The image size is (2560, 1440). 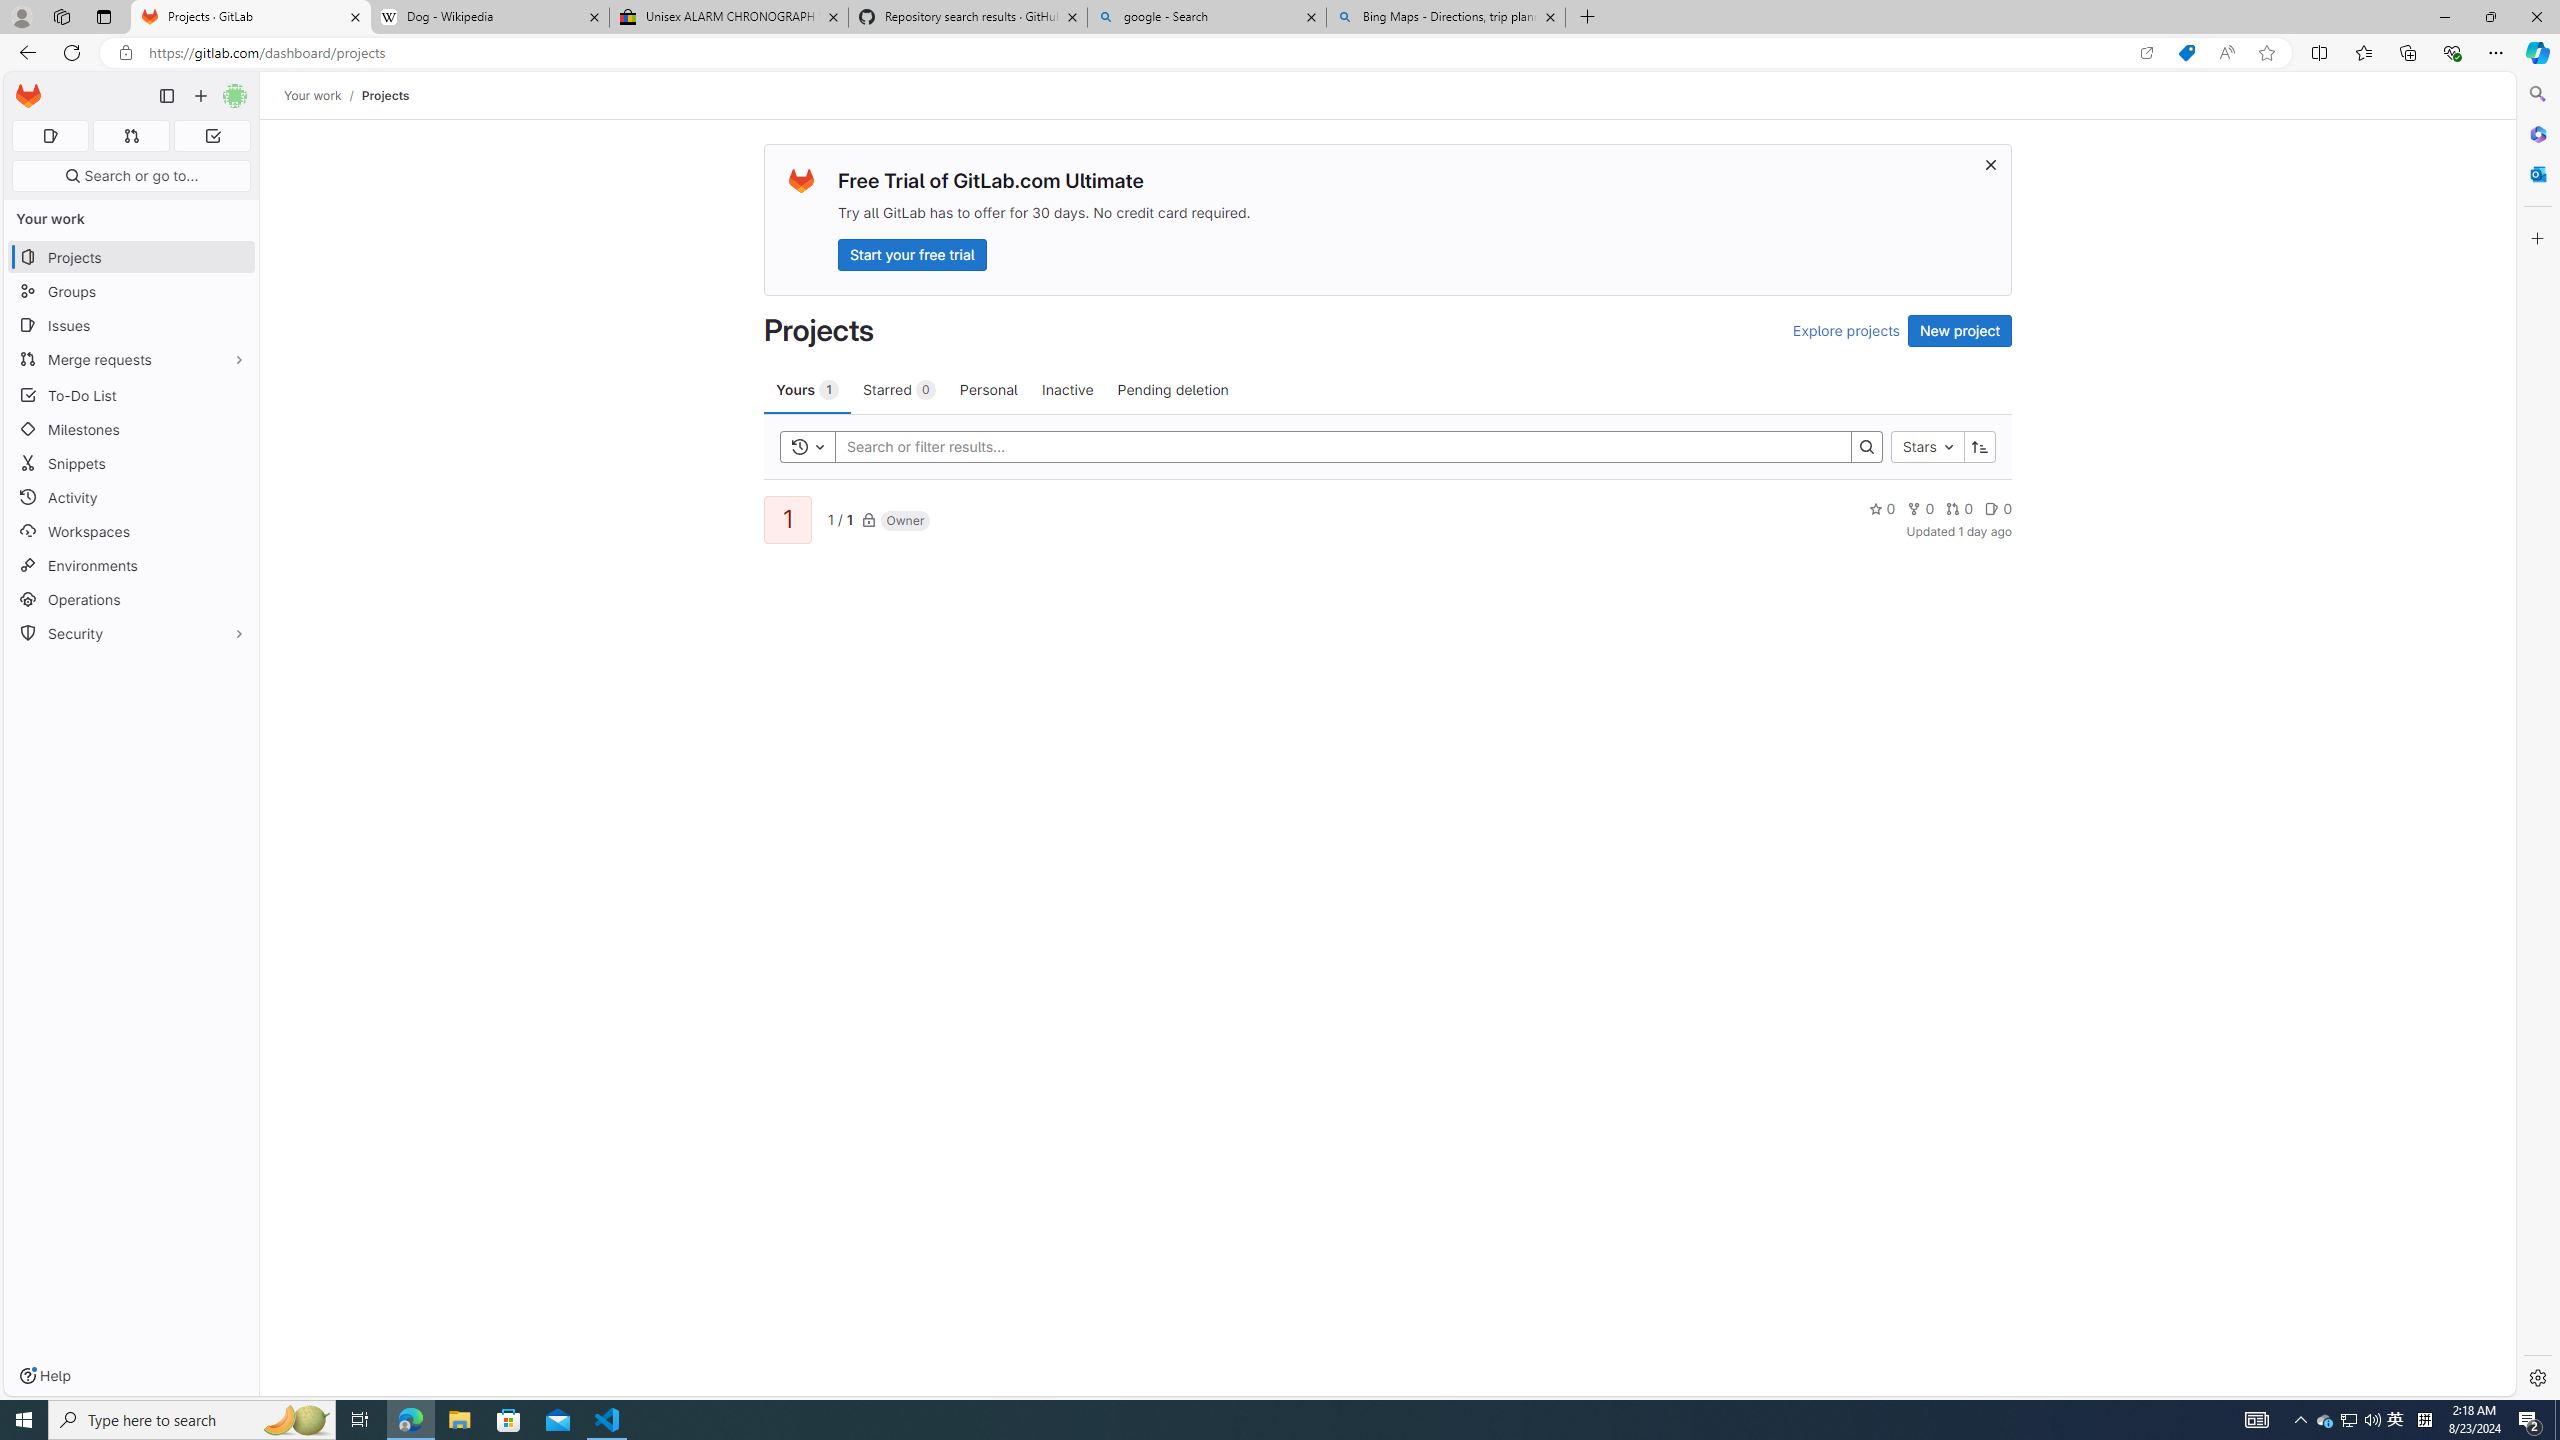 What do you see at coordinates (130, 291) in the screenshot?
I see `'Groups'` at bounding box center [130, 291].